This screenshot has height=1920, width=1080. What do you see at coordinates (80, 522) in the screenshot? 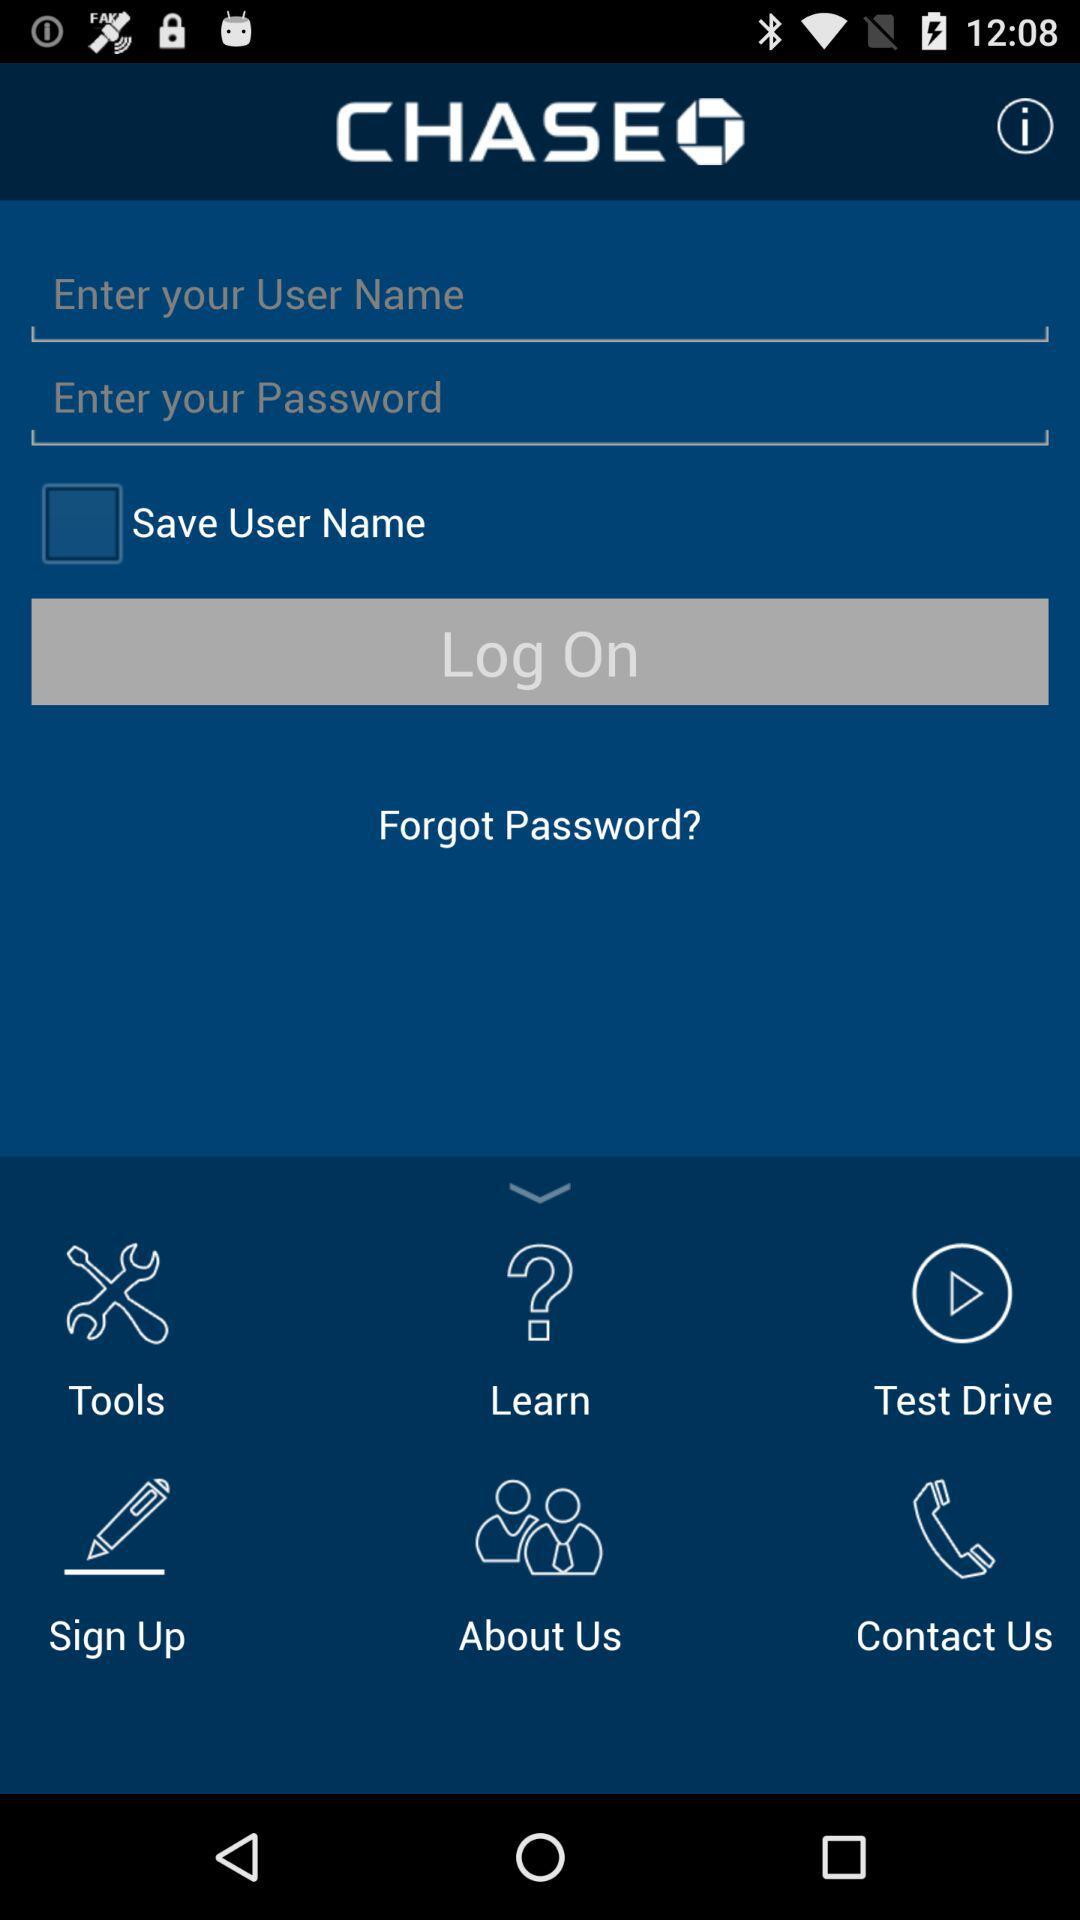
I see `the icon to the left of save user name item` at bounding box center [80, 522].